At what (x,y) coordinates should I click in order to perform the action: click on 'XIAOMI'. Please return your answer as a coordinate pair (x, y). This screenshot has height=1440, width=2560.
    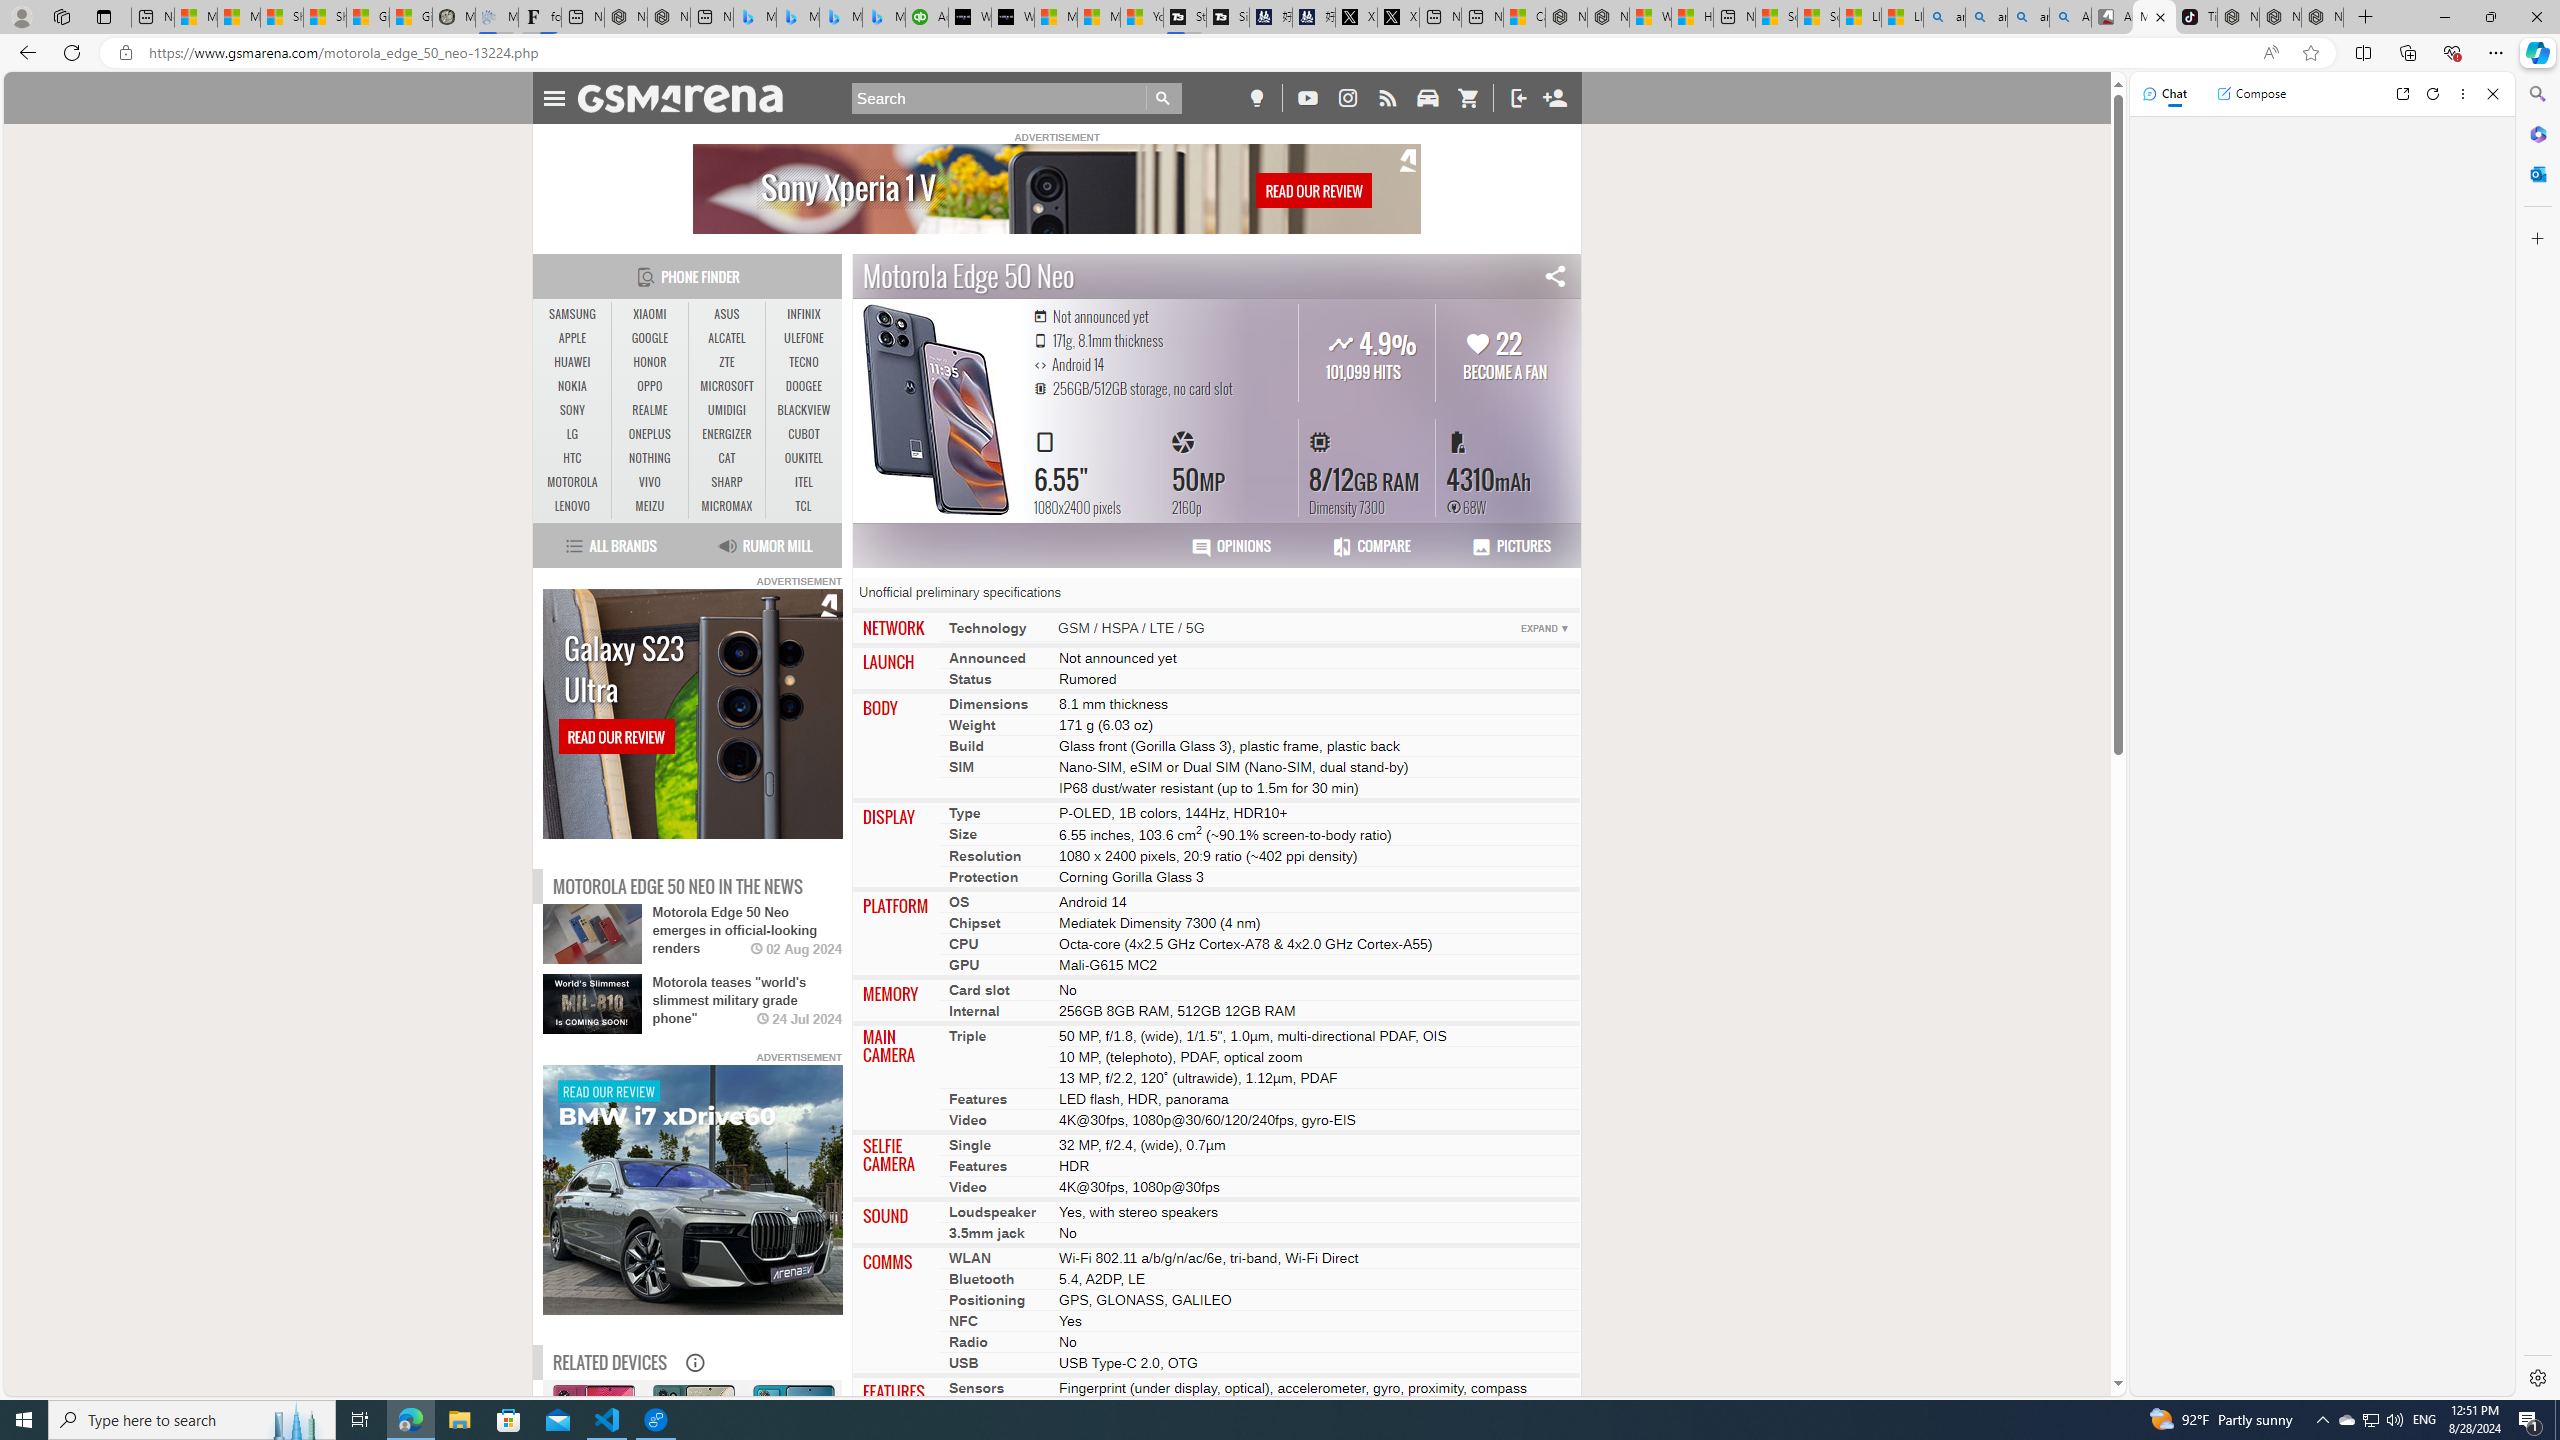
    Looking at the image, I should click on (649, 314).